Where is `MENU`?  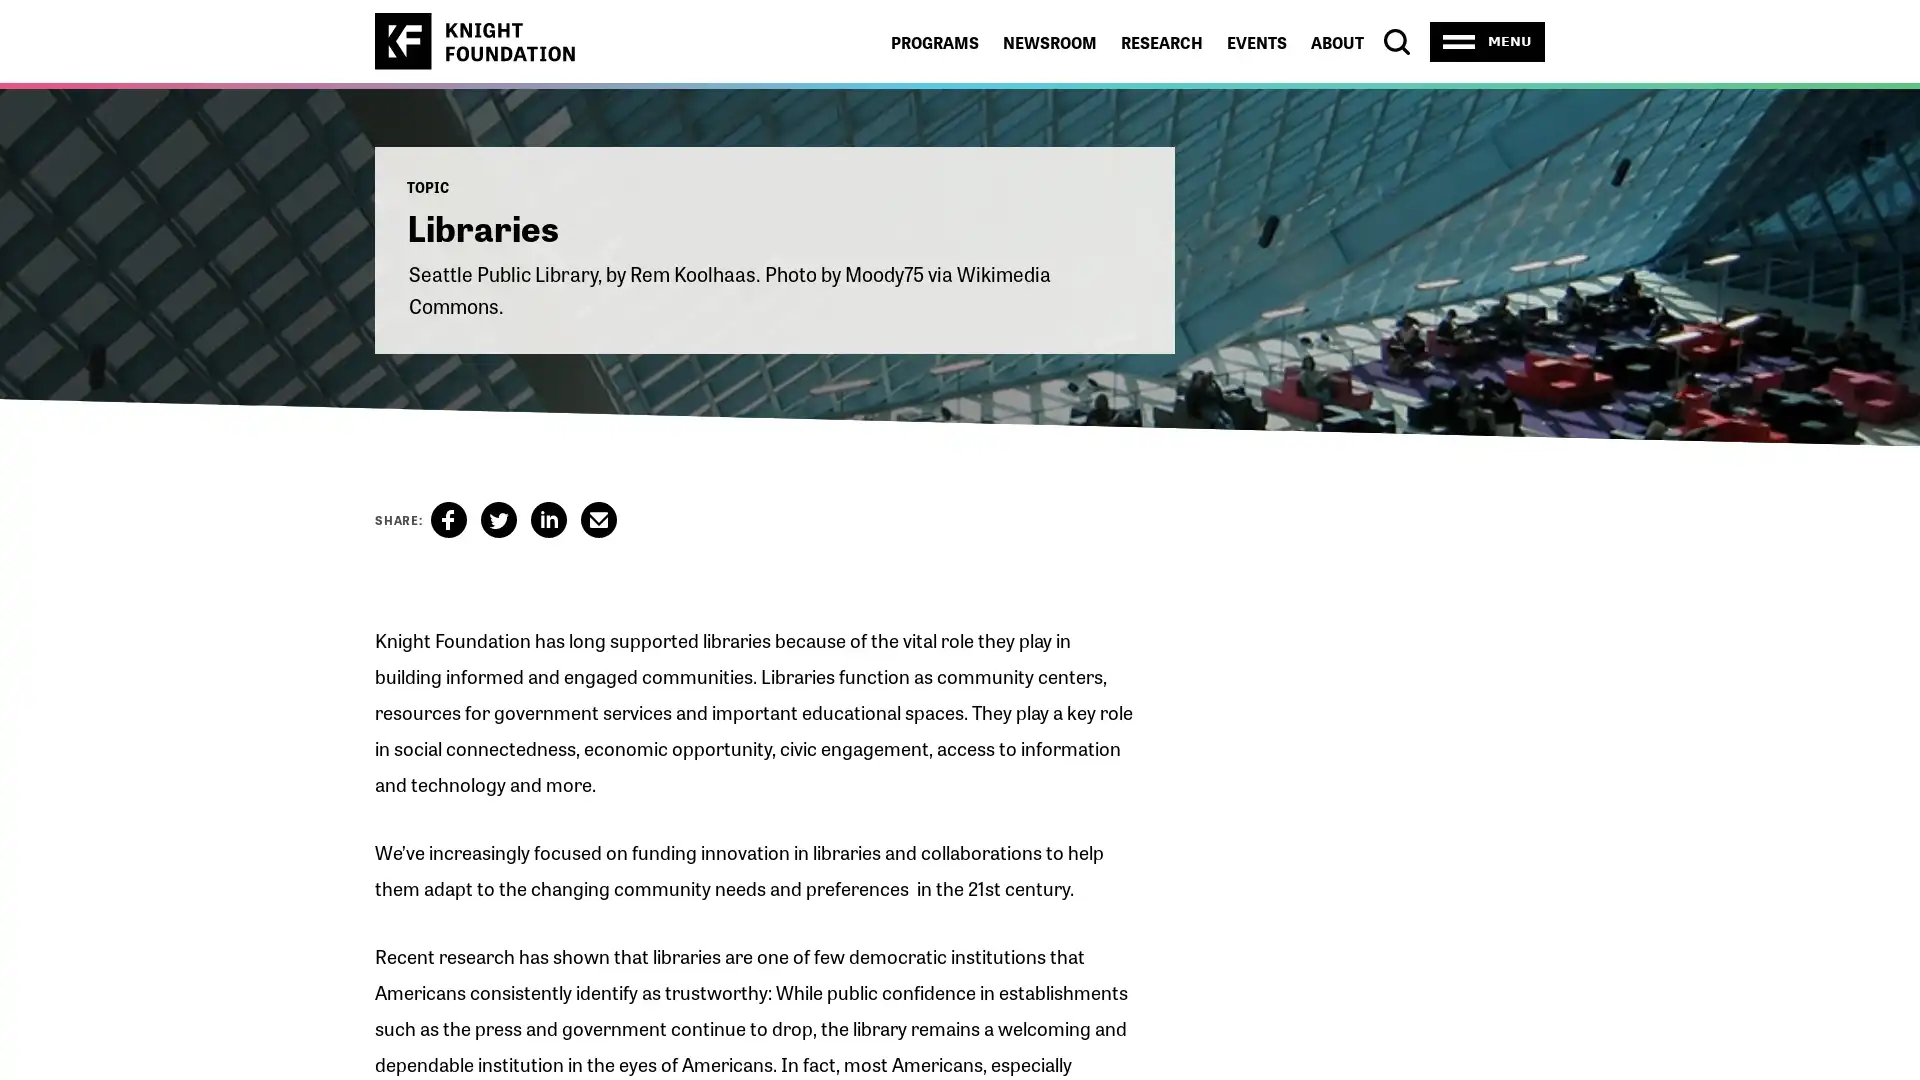
MENU is located at coordinates (1487, 41).